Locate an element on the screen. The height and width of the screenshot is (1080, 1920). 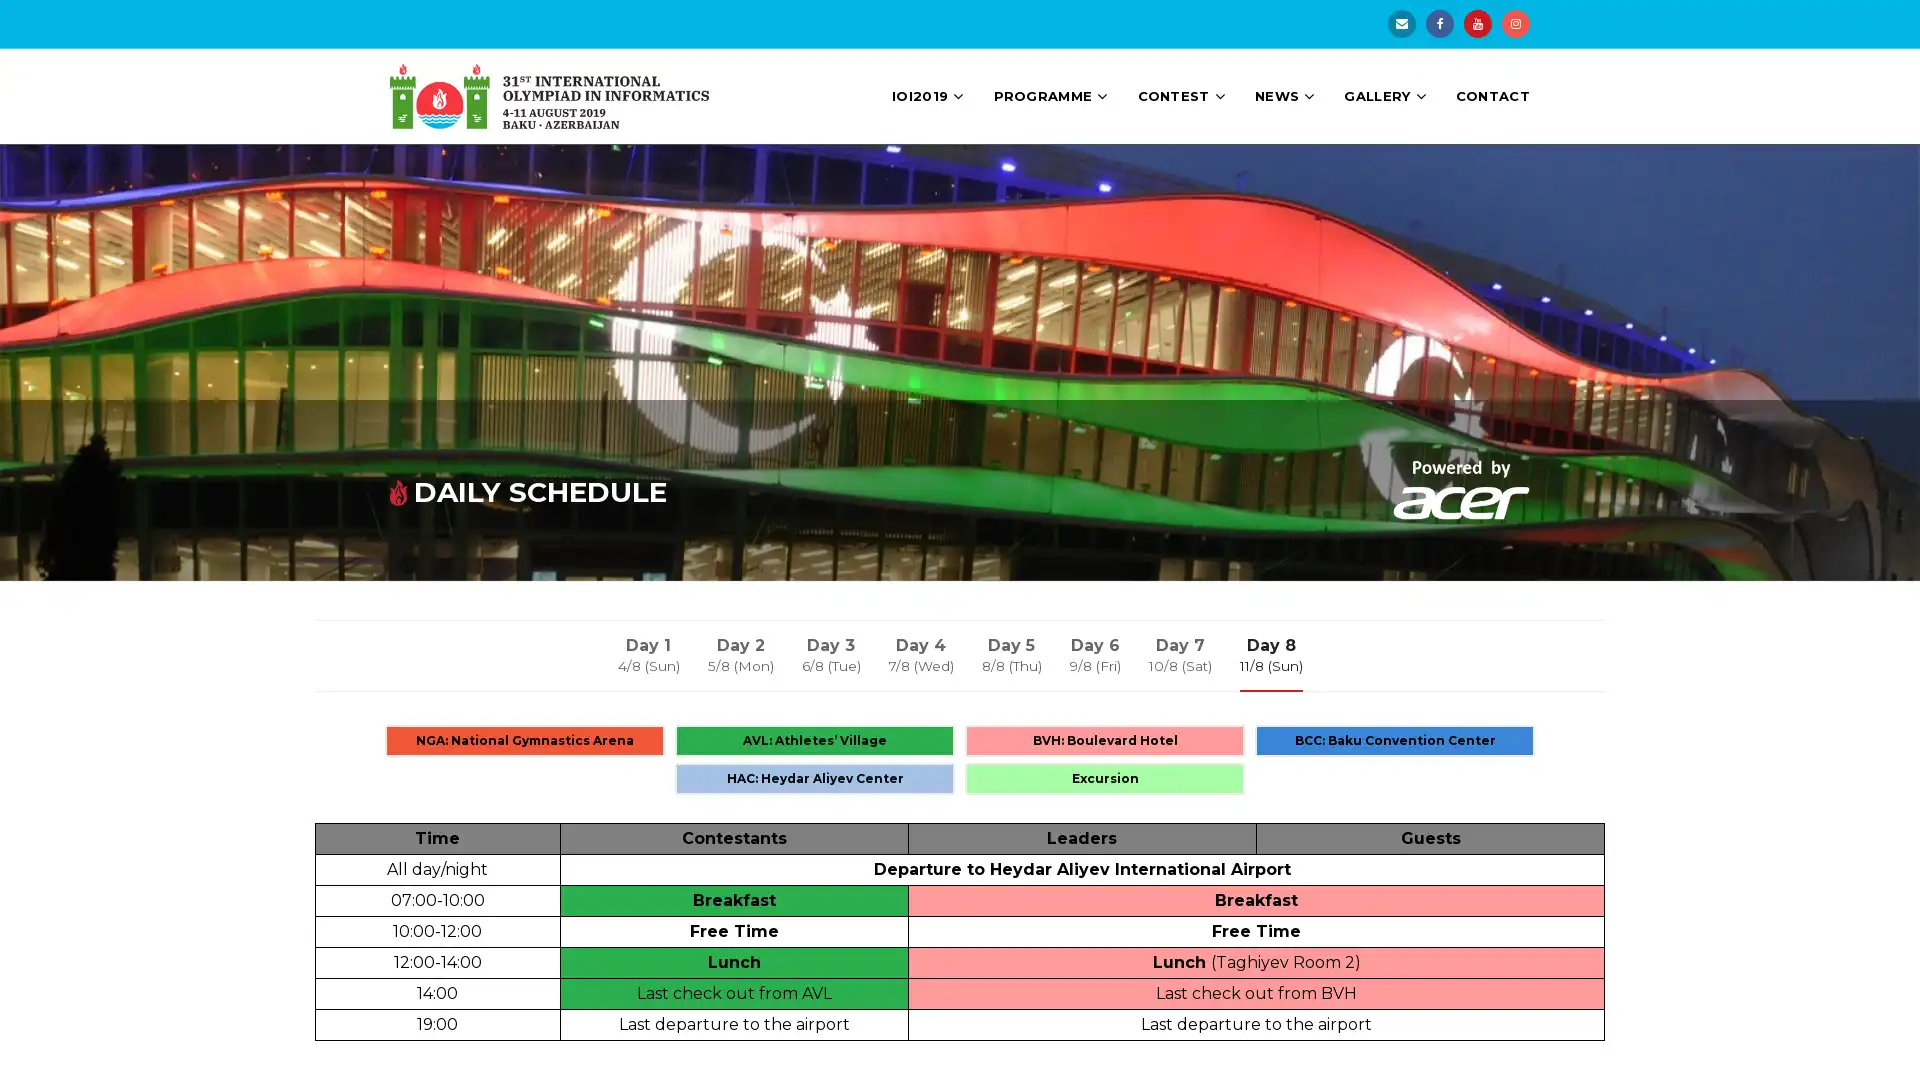
HAC: Heydar Aliyev Center is located at coordinates (815, 778).